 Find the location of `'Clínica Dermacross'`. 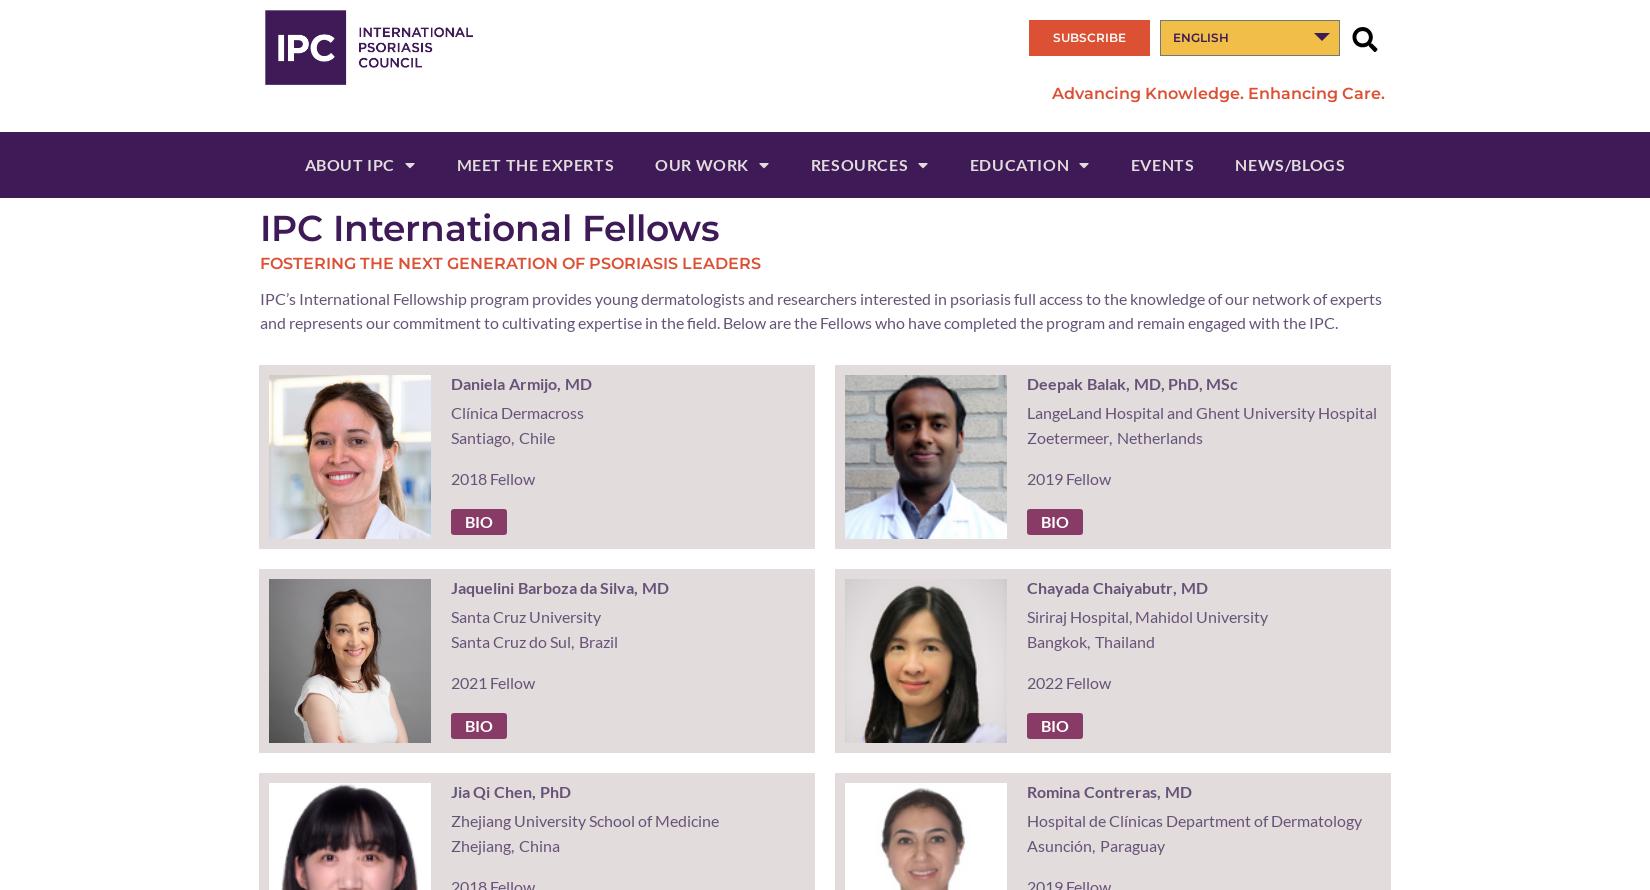

'Clínica Dermacross' is located at coordinates (448, 411).